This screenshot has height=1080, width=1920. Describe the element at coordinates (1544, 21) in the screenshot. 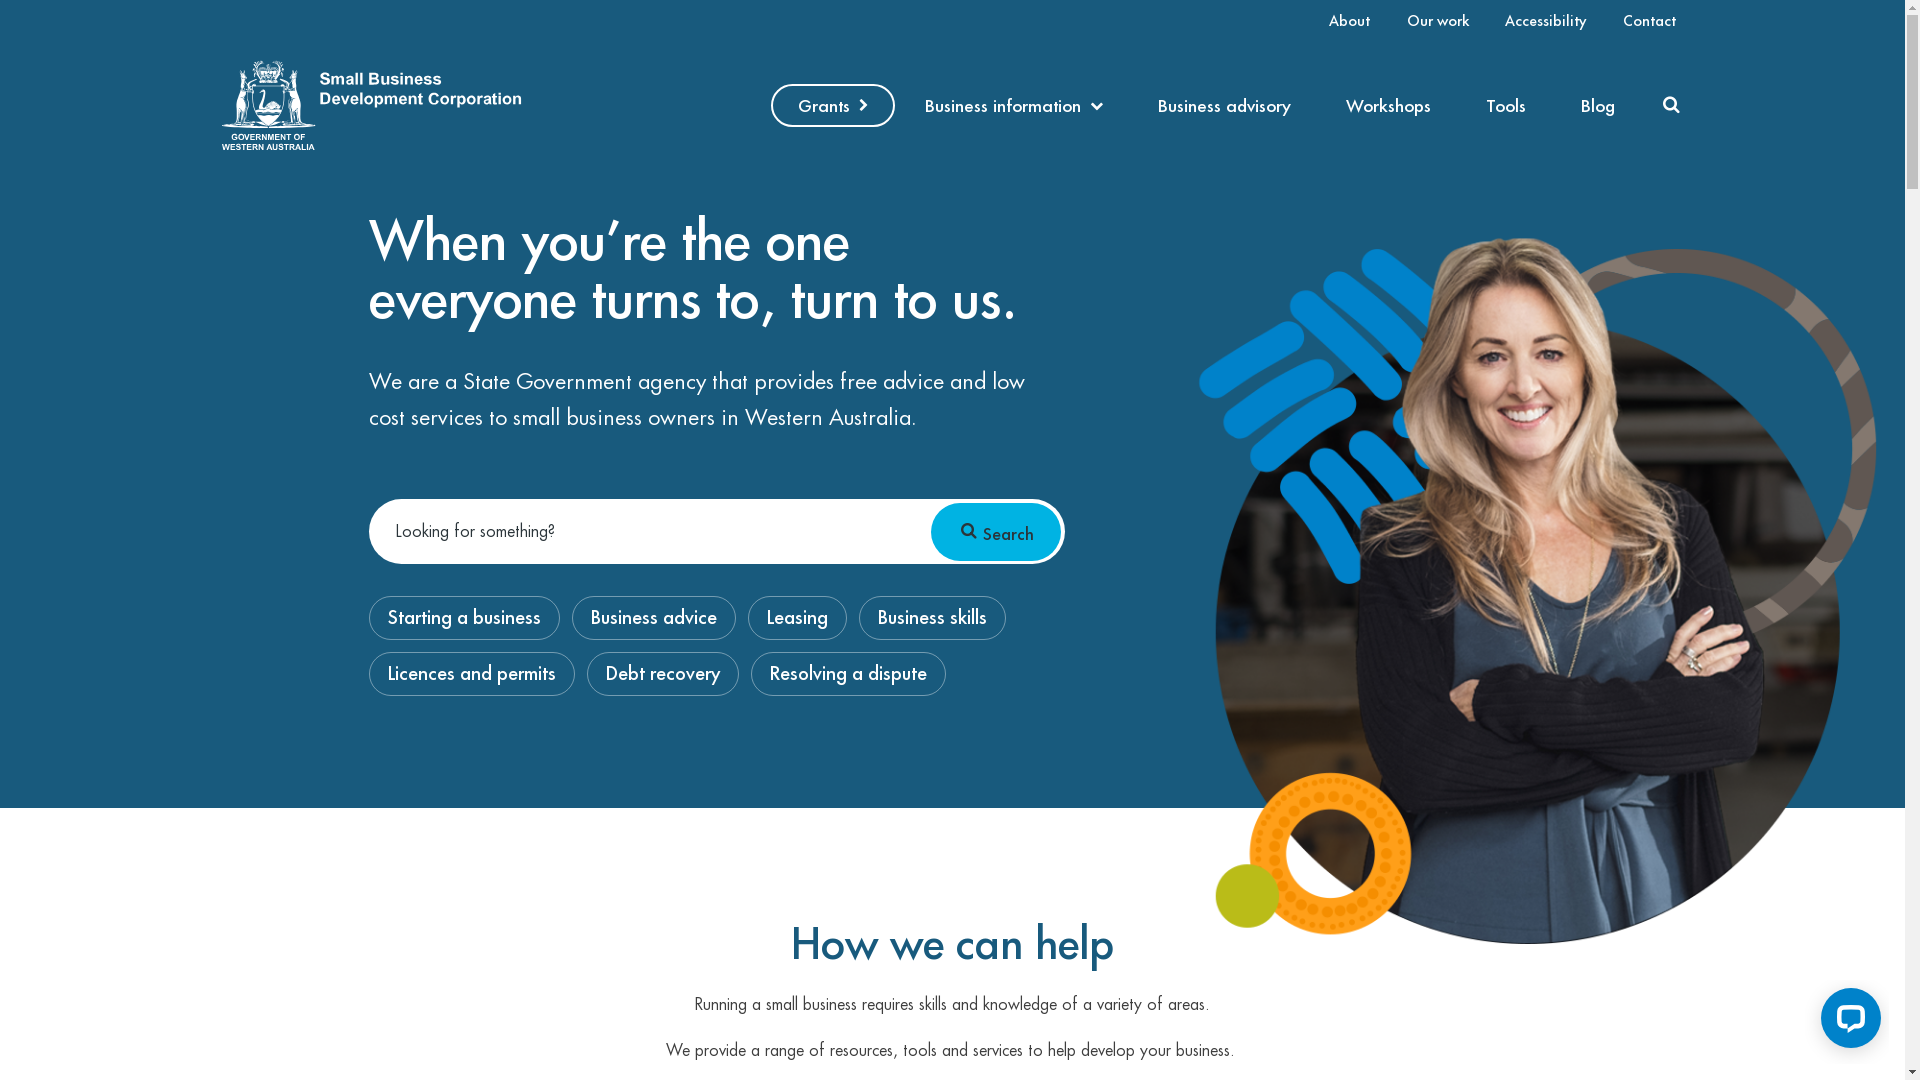

I see `'Accessibility'` at that location.